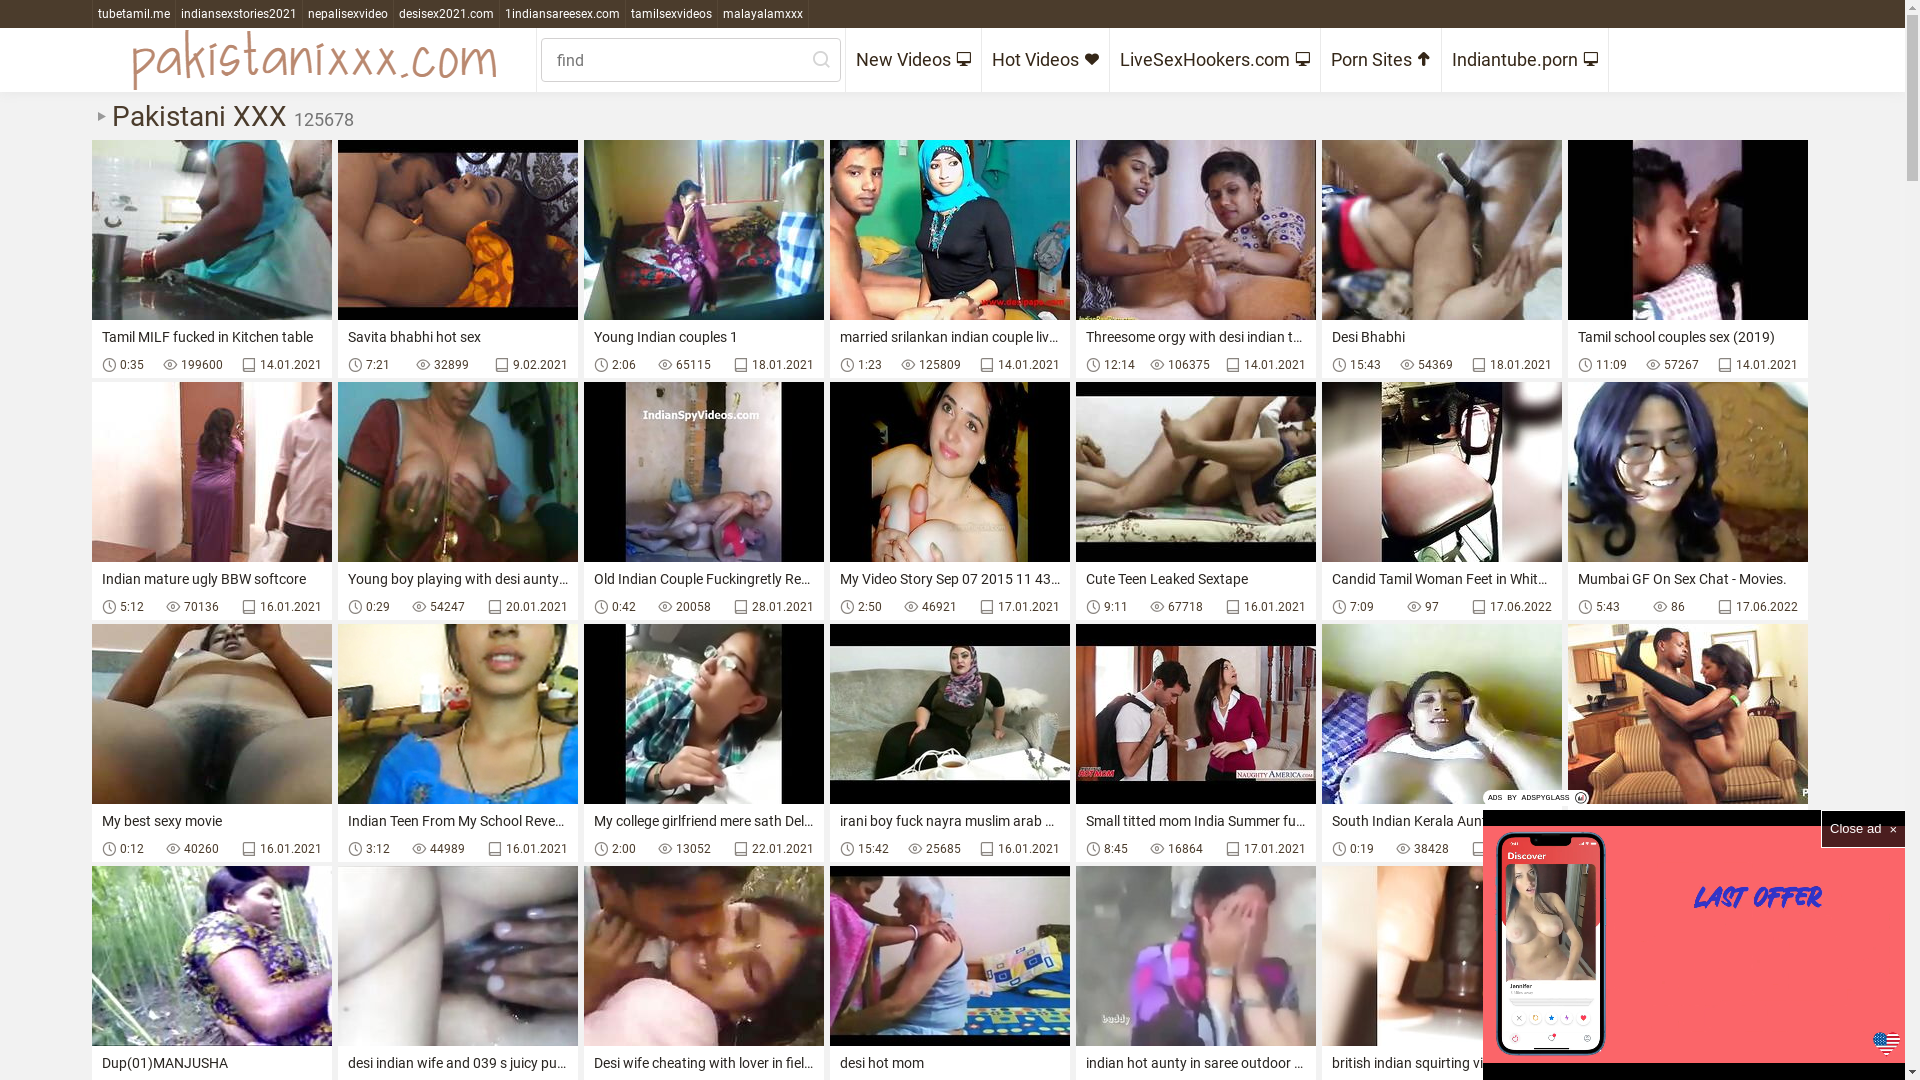 The height and width of the screenshot is (1080, 1920). What do you see at coordinates (1687, 257) in the screenshot?
I see `'Tamil school couples sex (2019)` at bounding box center [1687, 257].